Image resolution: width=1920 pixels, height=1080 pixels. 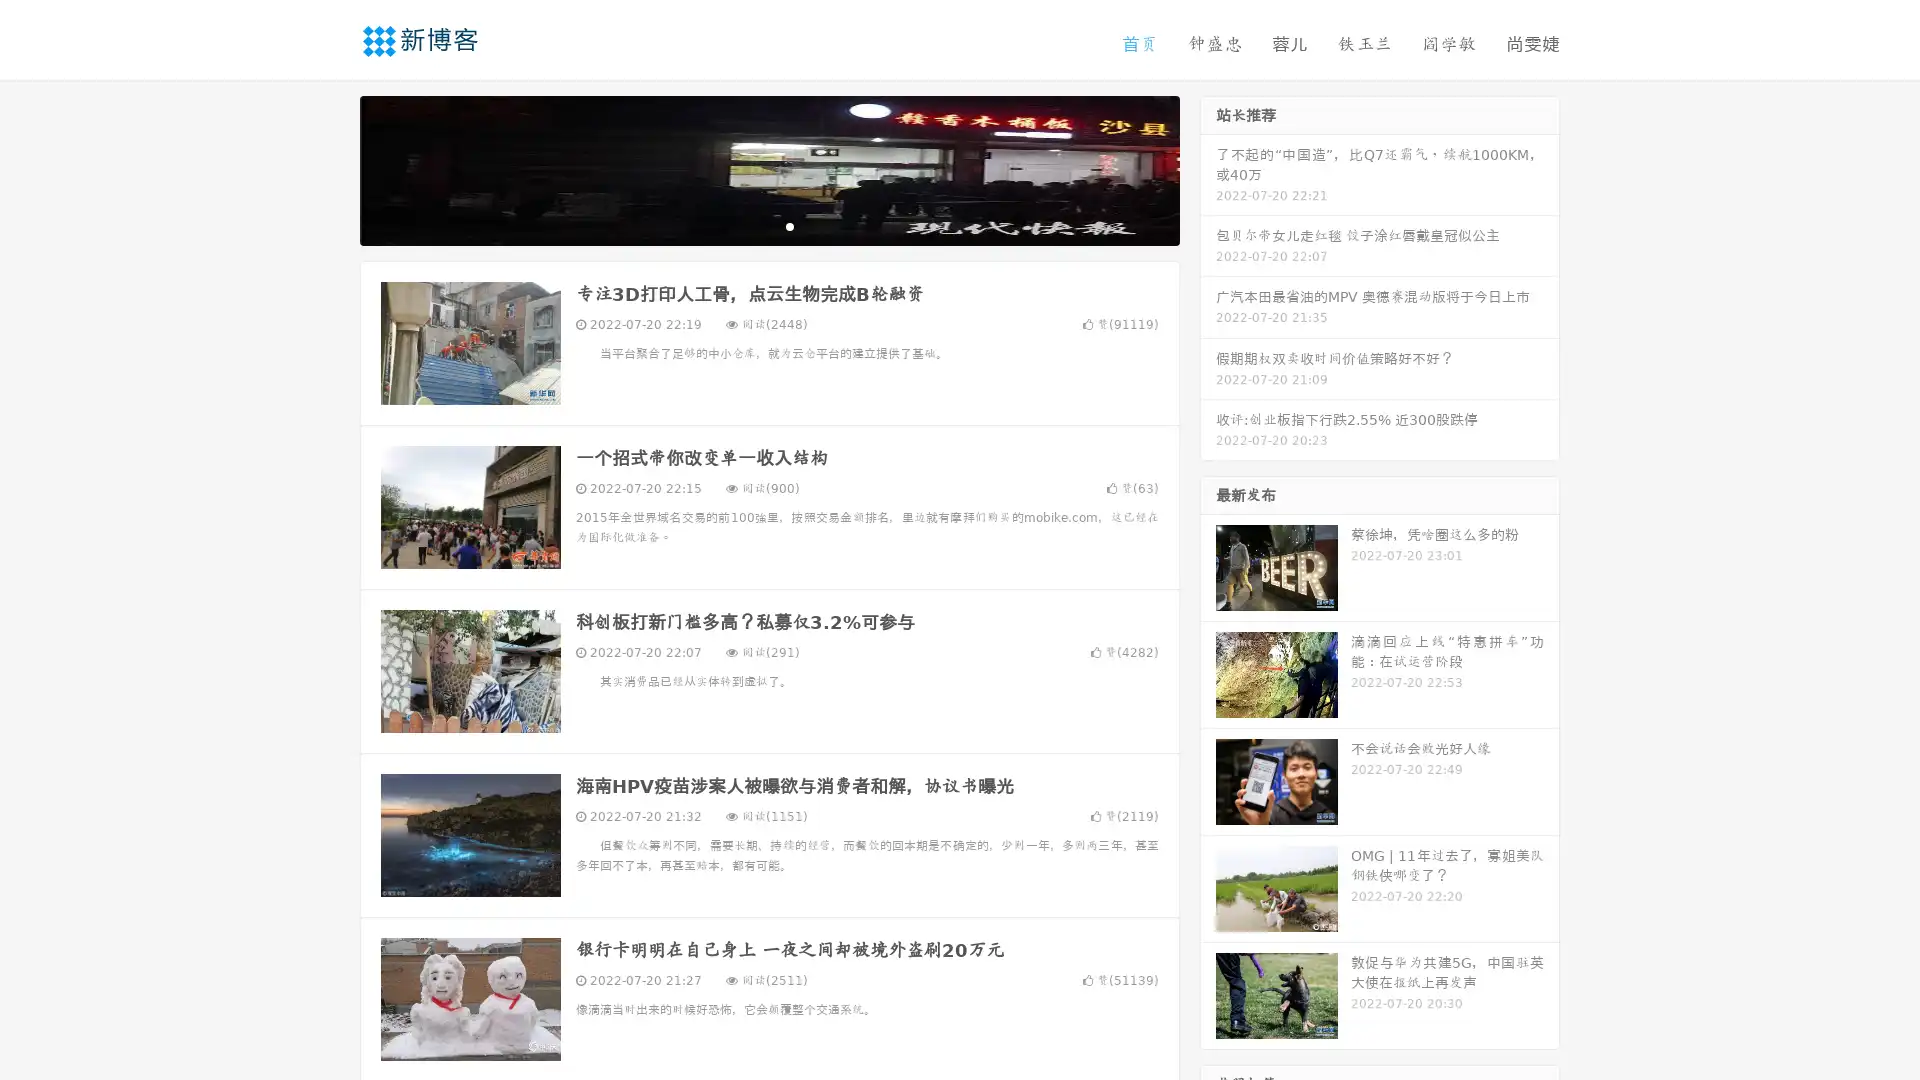 What do you see at coordinates (789, 225) in the screenshot?
I see `Go to slide 3` at bounding box center [789, 225].